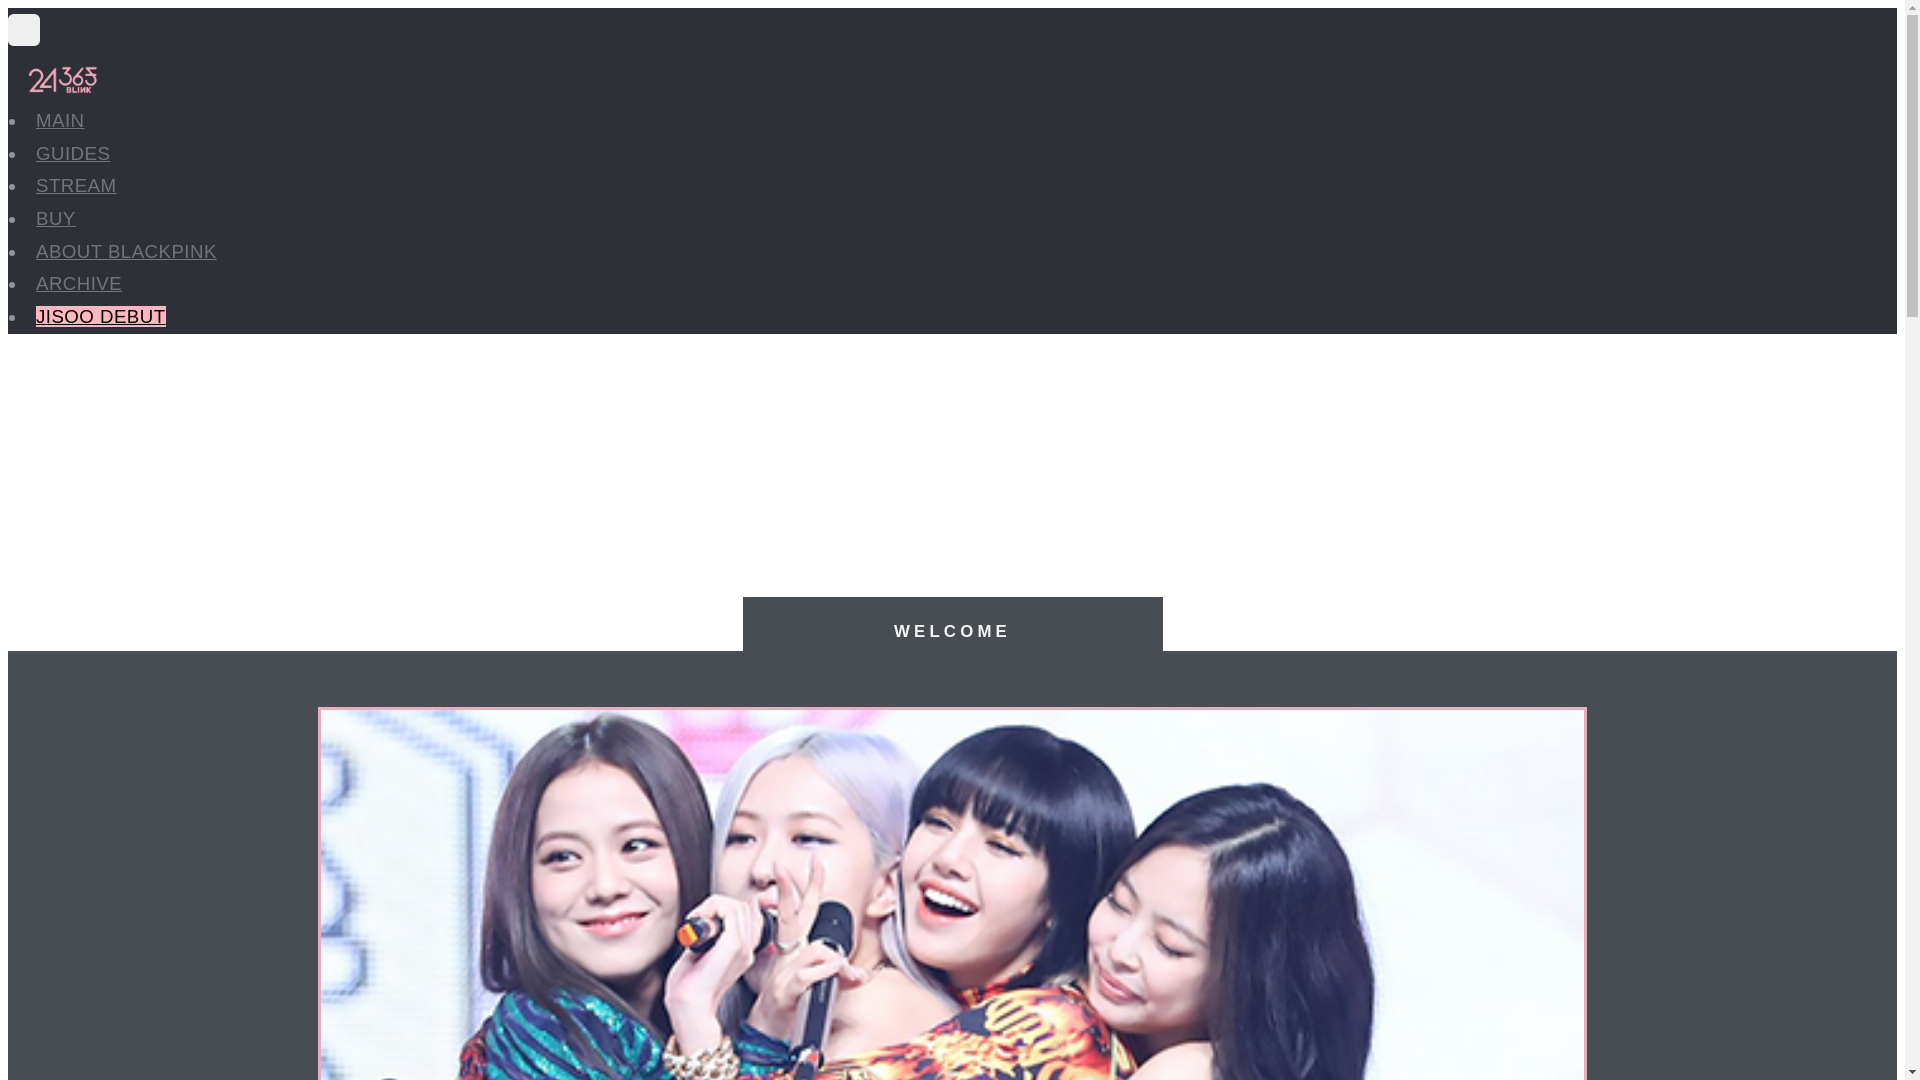 Image resolution: width=1920 pixels, height=1080 pixels. I want to click on 'STREAM', so click(76, 185).